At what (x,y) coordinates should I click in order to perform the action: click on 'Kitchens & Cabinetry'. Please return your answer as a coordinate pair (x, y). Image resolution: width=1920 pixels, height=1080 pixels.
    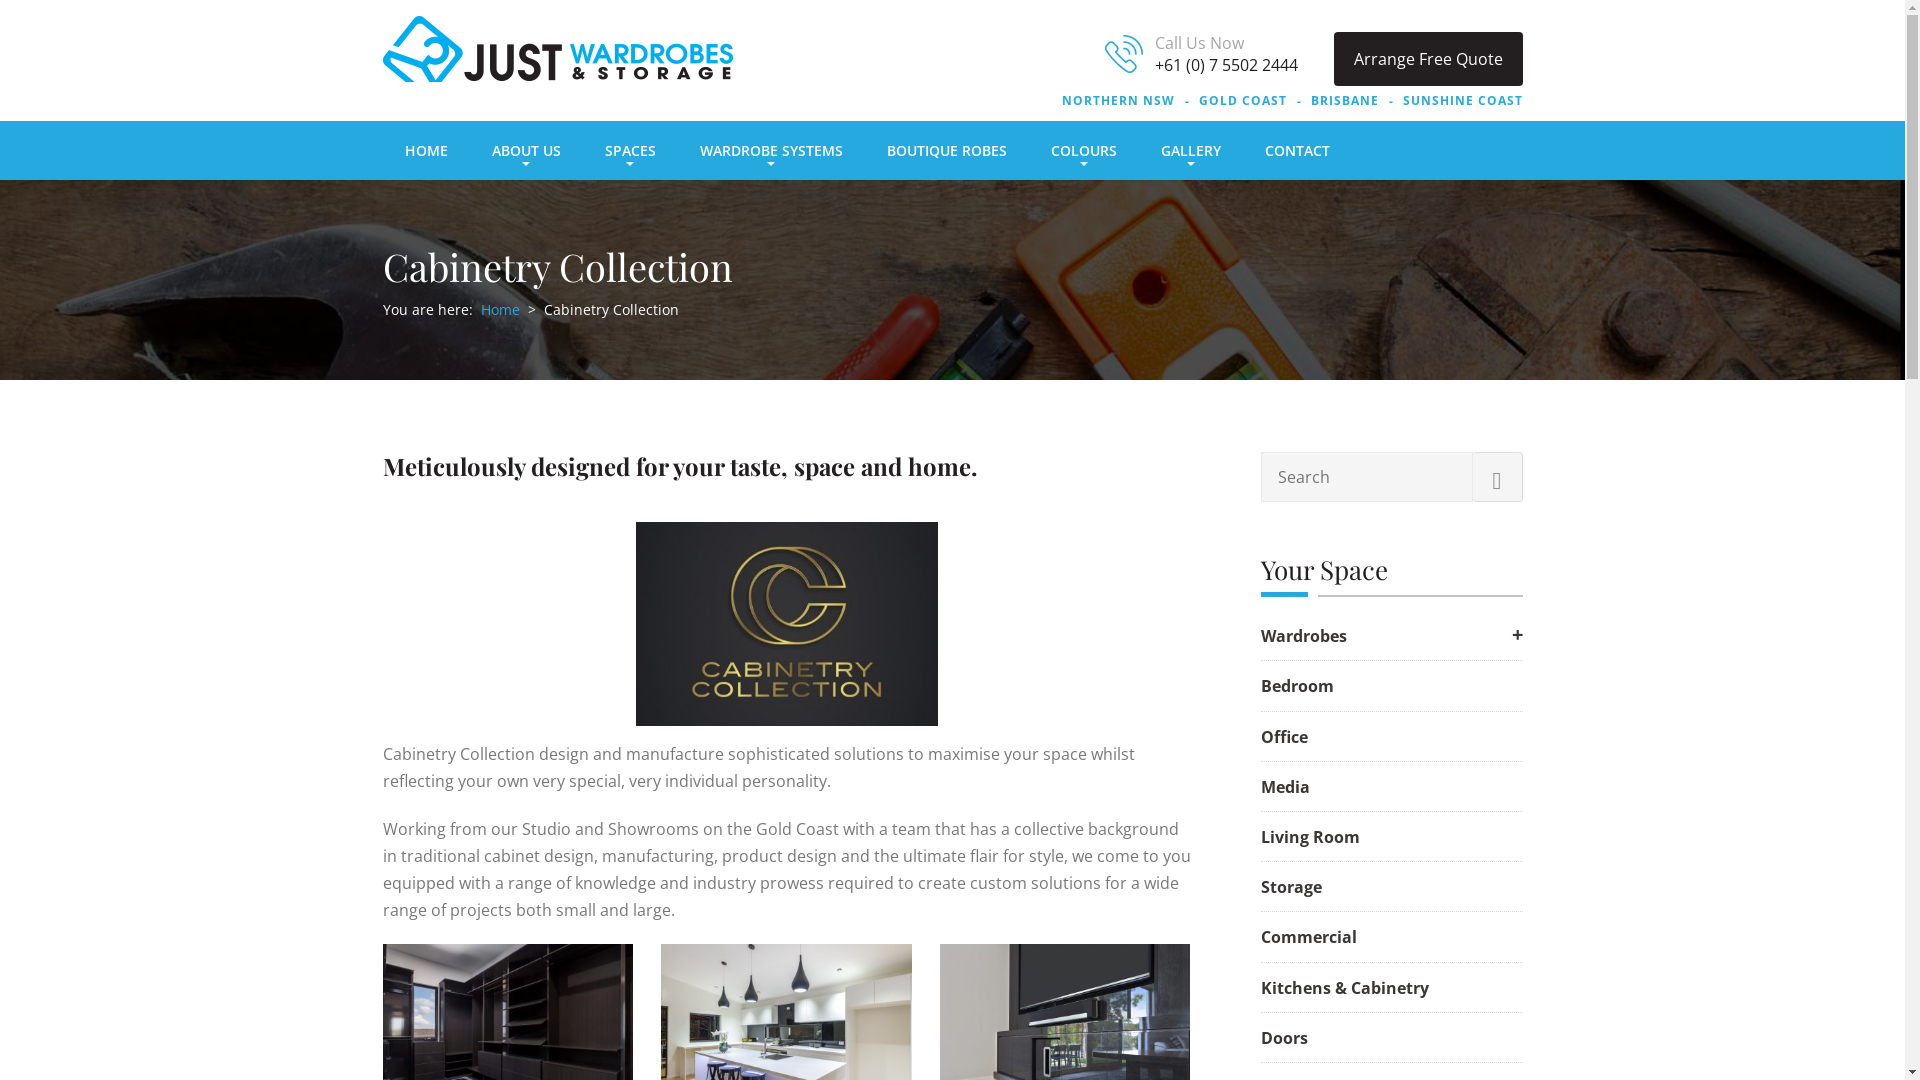
    Looking at the image, I should click on (1390, 986).